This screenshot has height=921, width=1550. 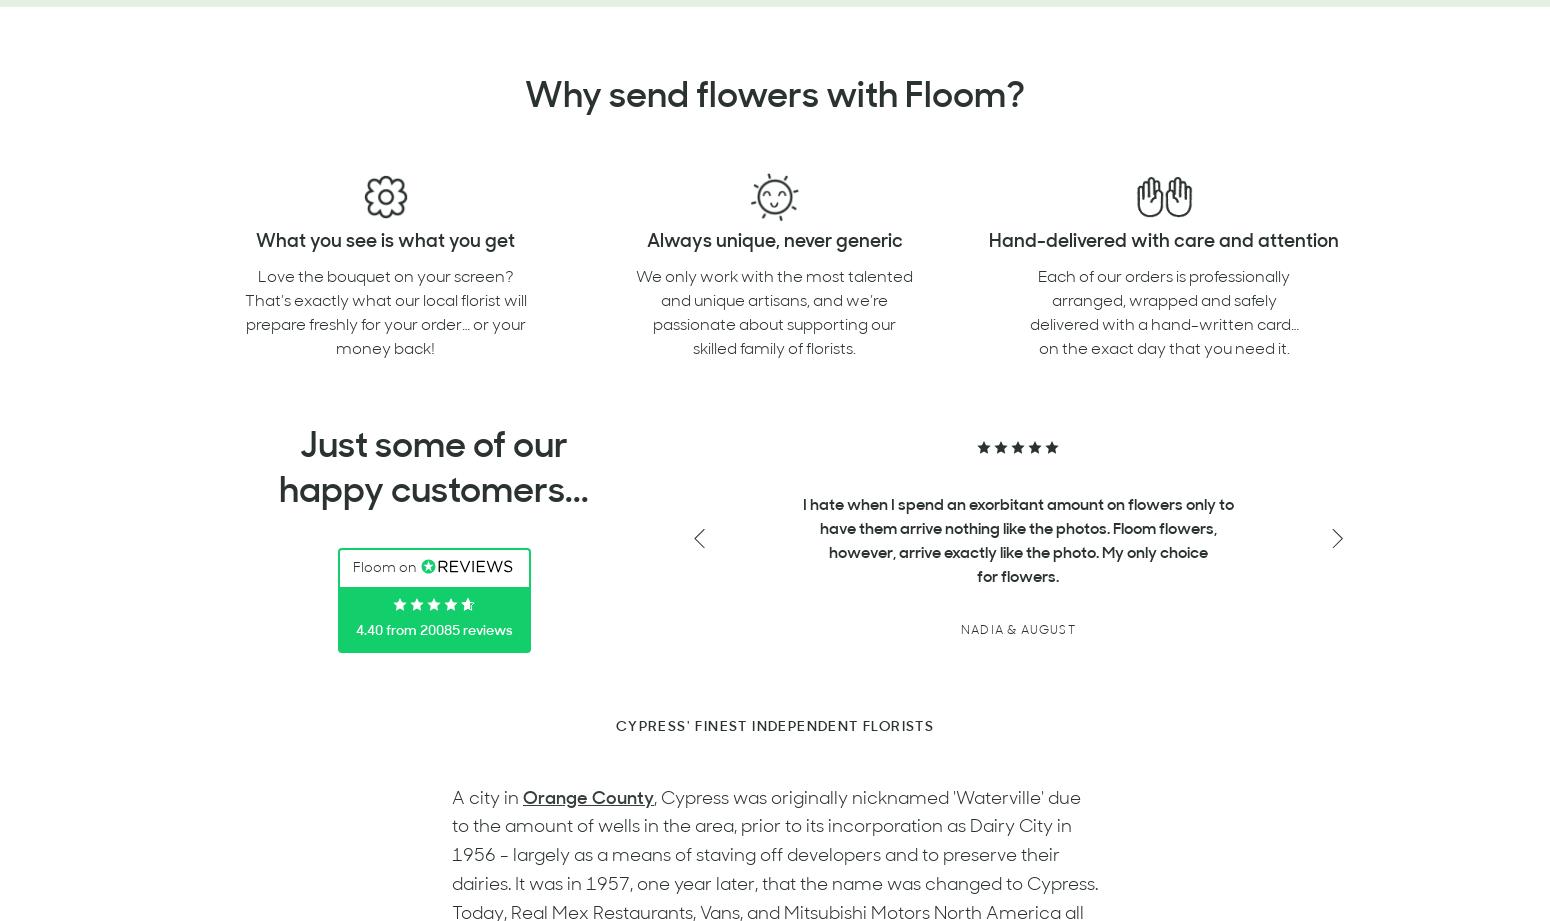 I want to click on 'Hand-delivered with care and attention', so click(x=1164, y=241).